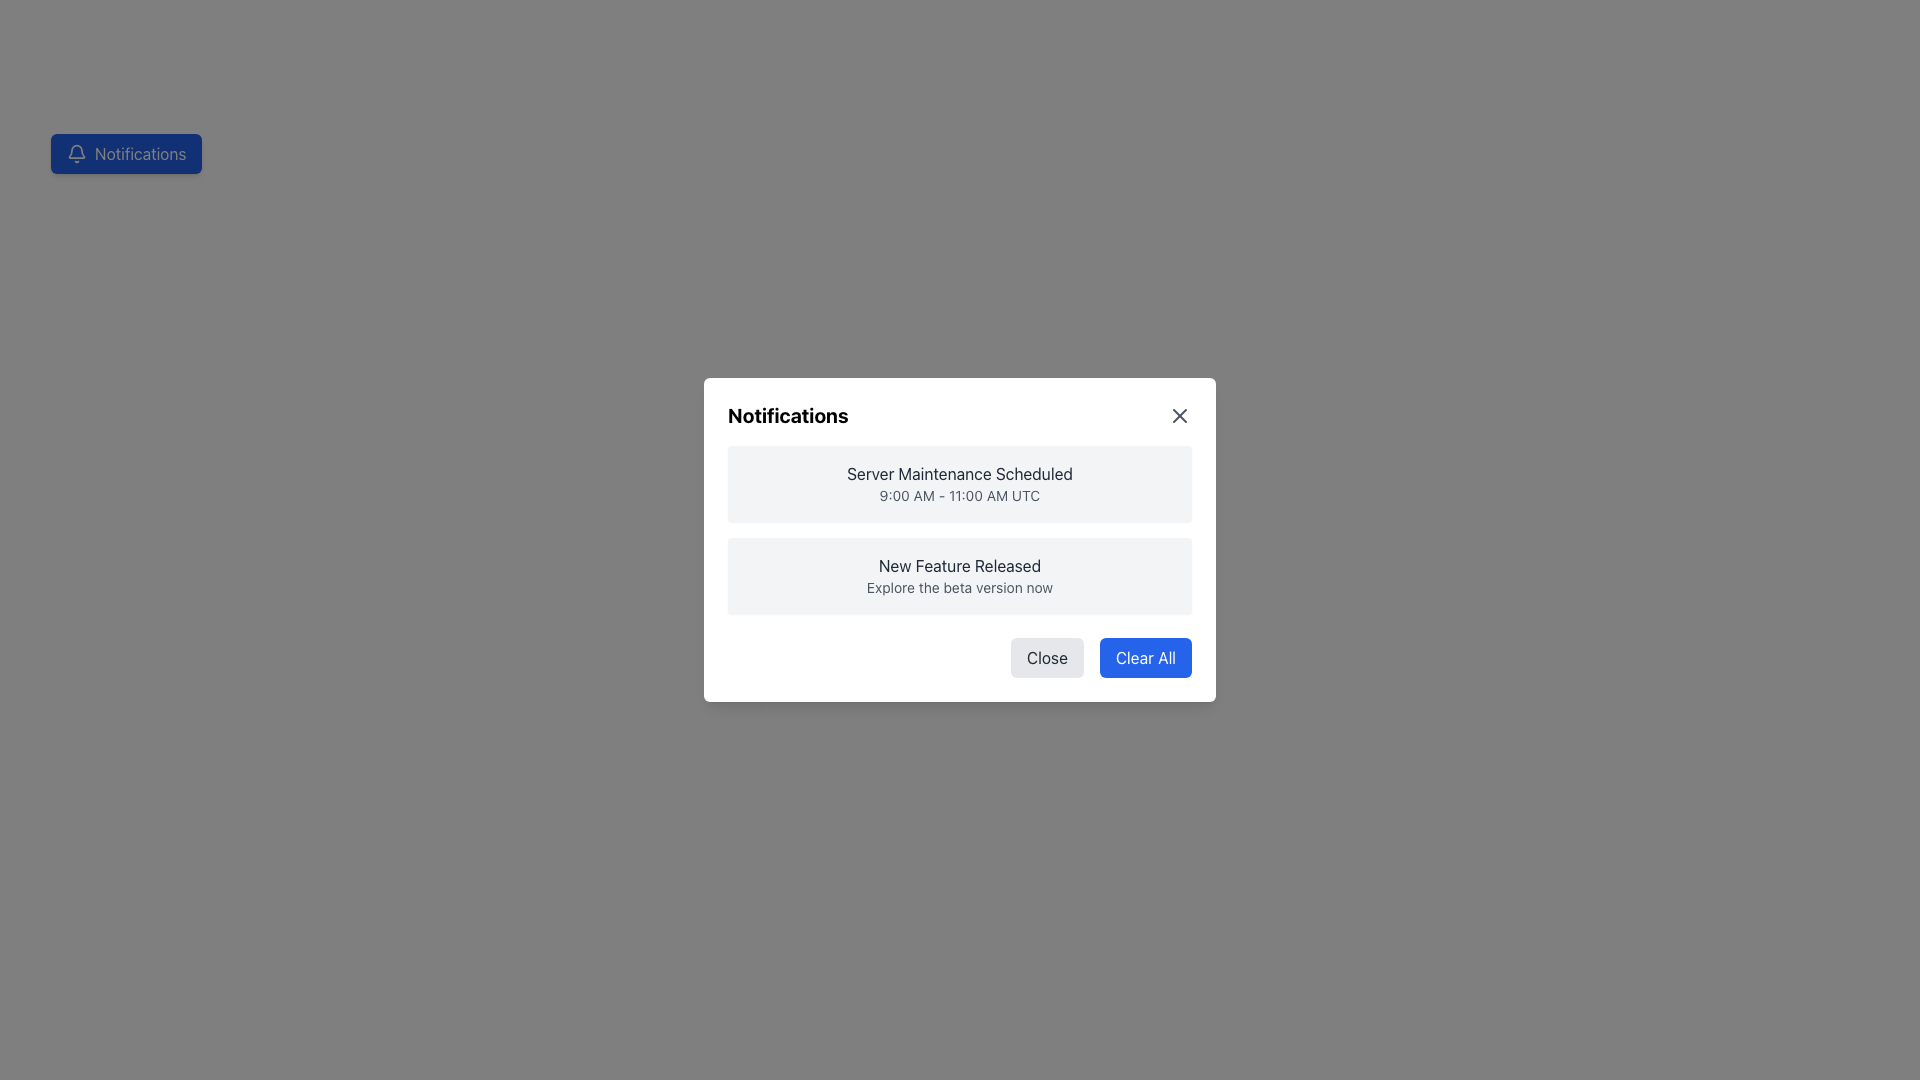 Image resolution: width=1920 pixels, height=1080 pixels. I want to click on the Informational notification card about upcoming server maintenance, located at the top of the notification list within the 'Notifications' modal dialog, so click(960, 483).